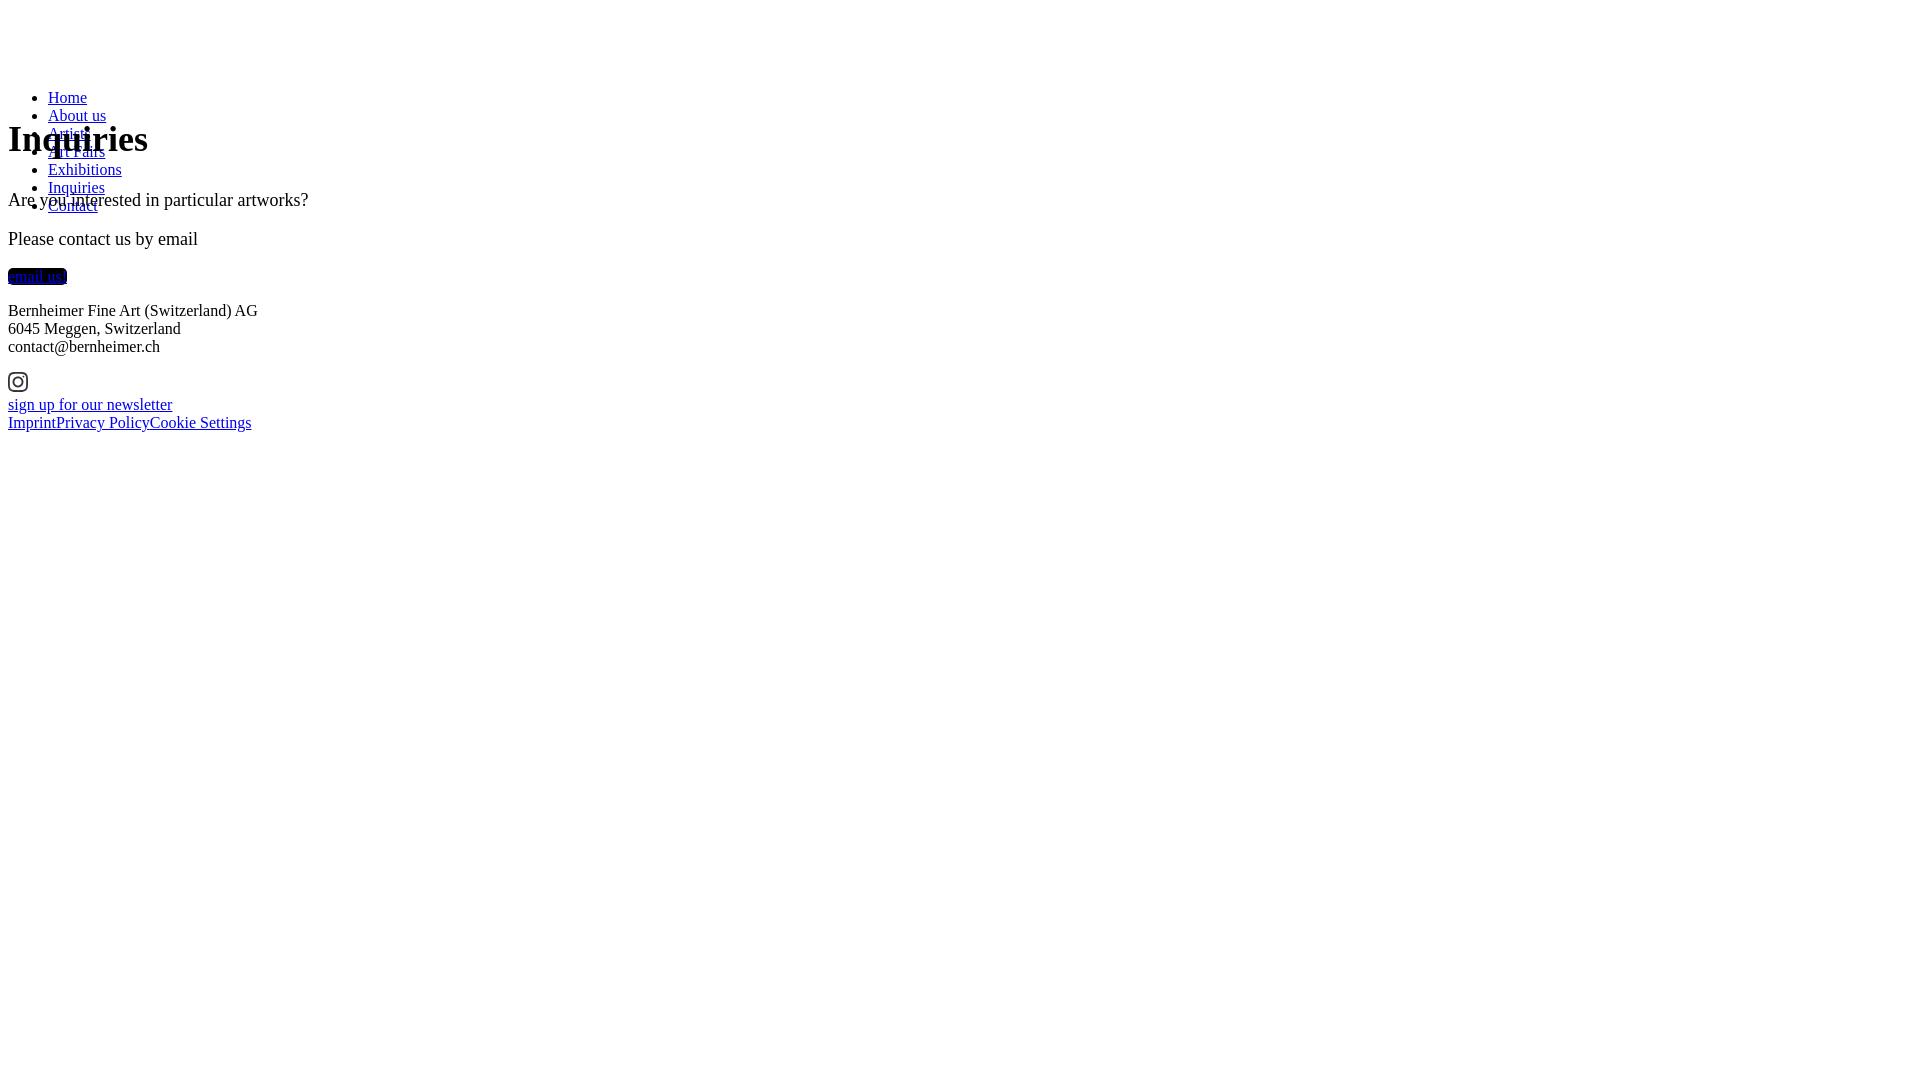 The height and width of the screenshot is (1080, 1920). What do you see at coordinates (67, 97) in the screenshot?
I see `'Home'` at bounding box center [67, 97].